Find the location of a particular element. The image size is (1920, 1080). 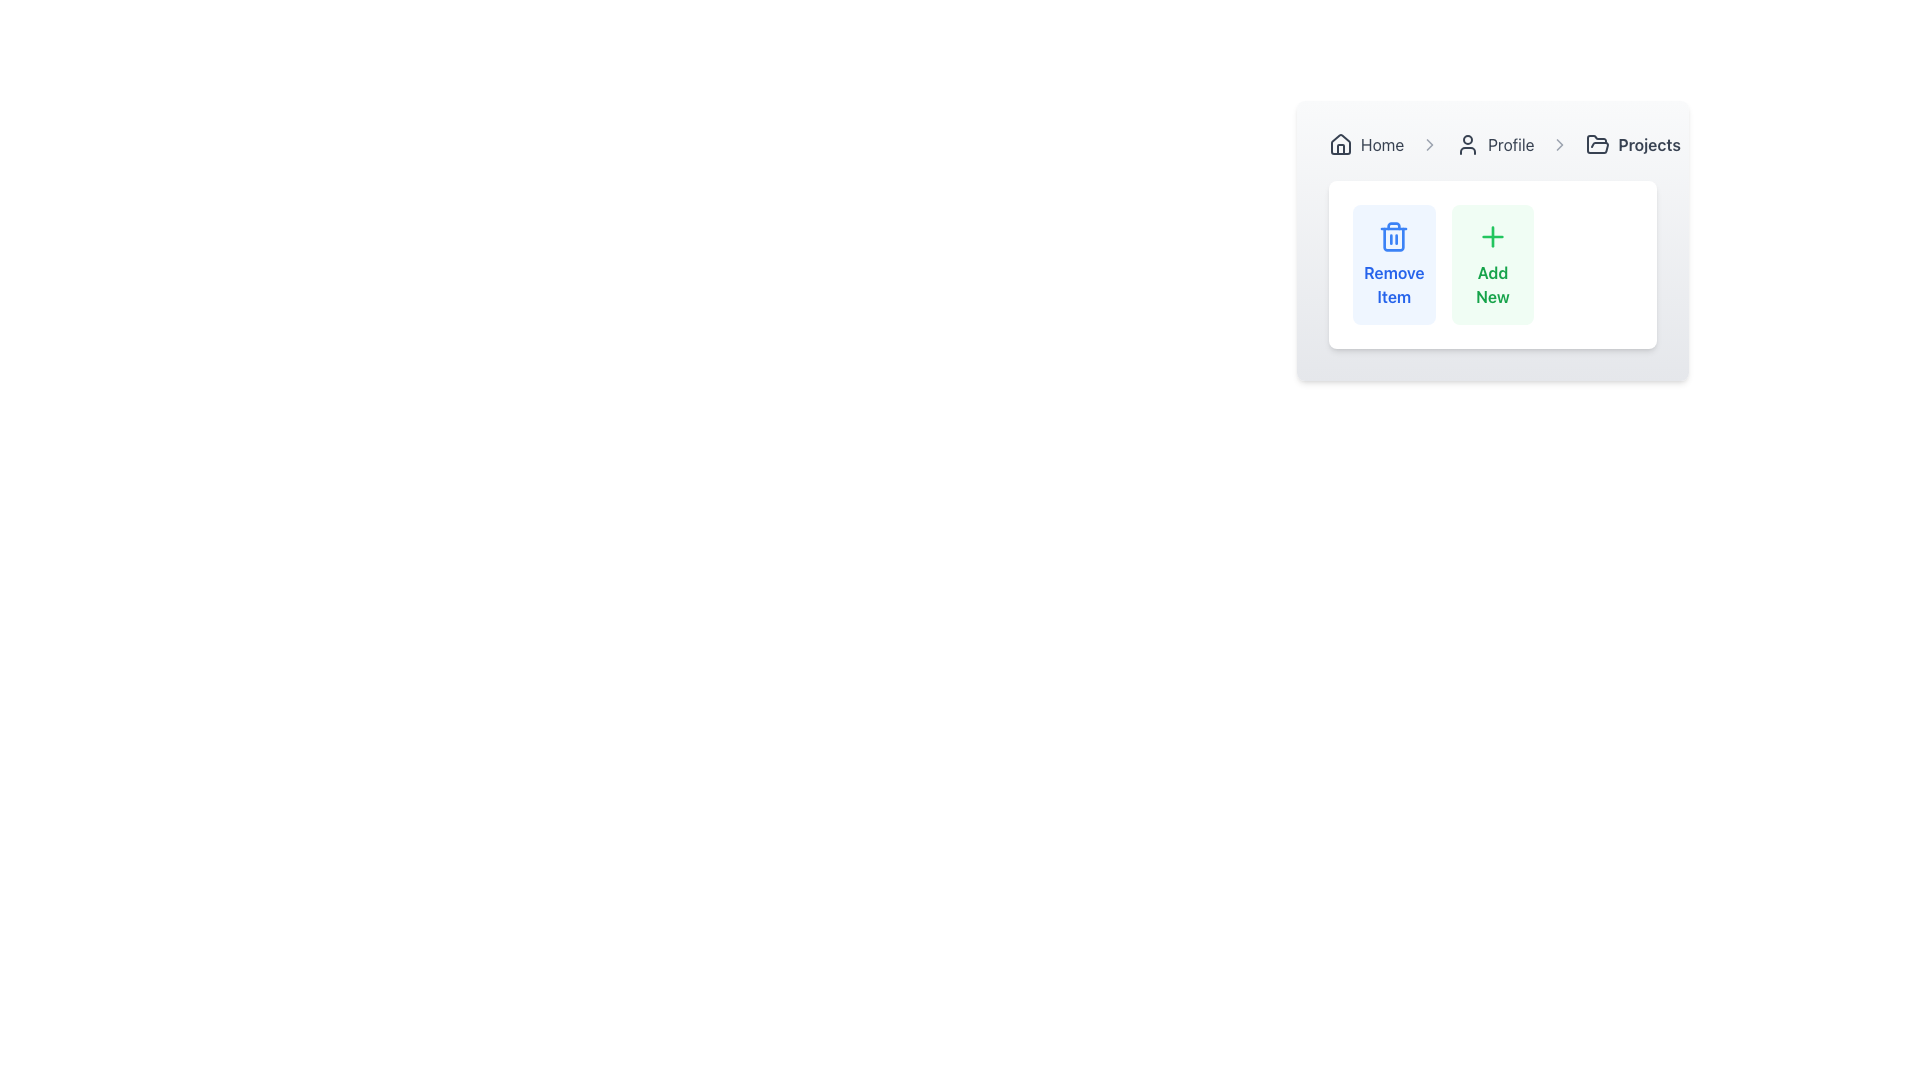

the open folder icon located next to the 'Projects' text in the breadcrumb navigation bar is located at coordinates (1597, 142).